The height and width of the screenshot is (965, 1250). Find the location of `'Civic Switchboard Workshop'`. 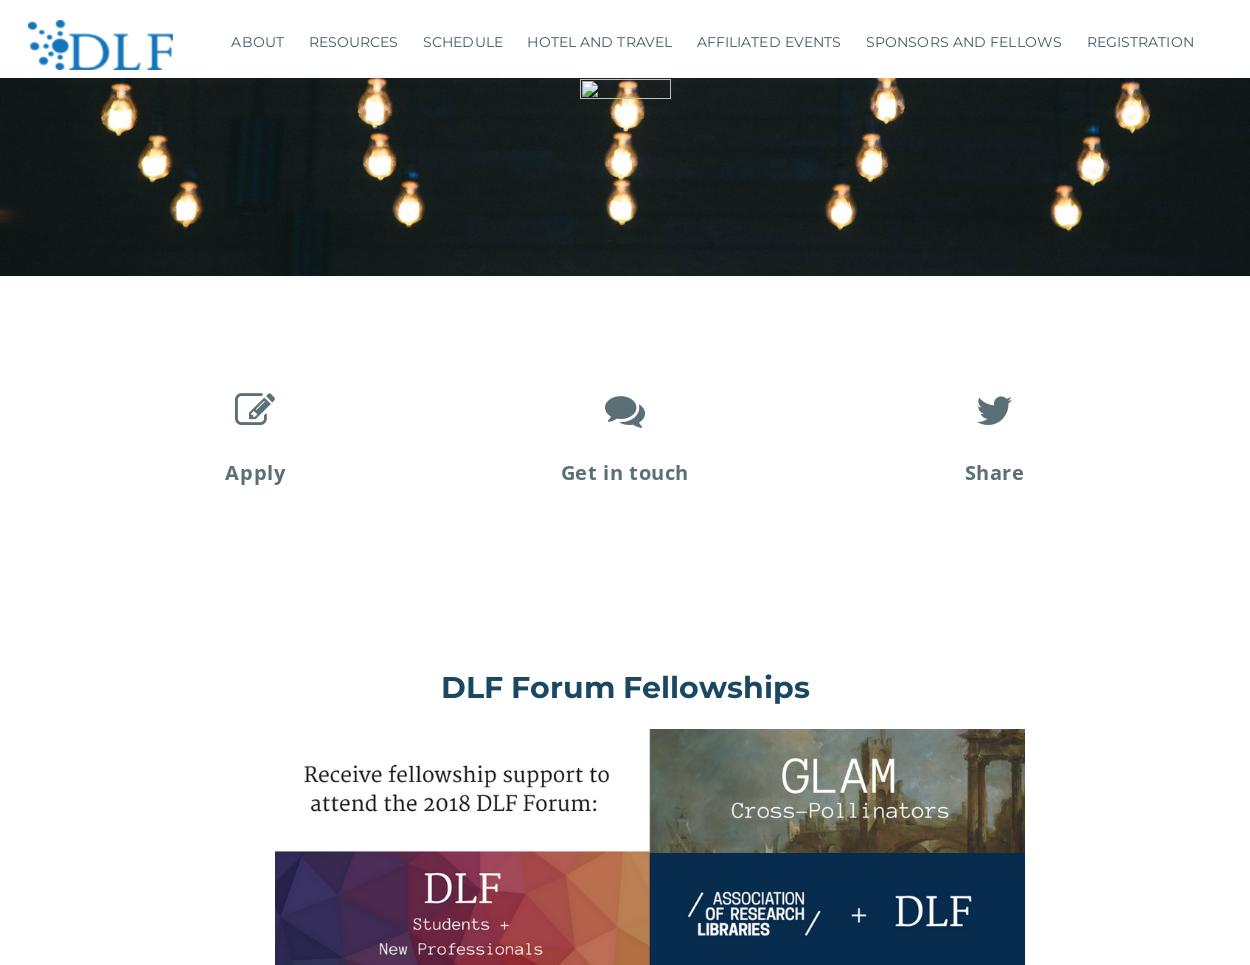

'Civic Switchboard Workshop' is located at coordinates (764, 135).